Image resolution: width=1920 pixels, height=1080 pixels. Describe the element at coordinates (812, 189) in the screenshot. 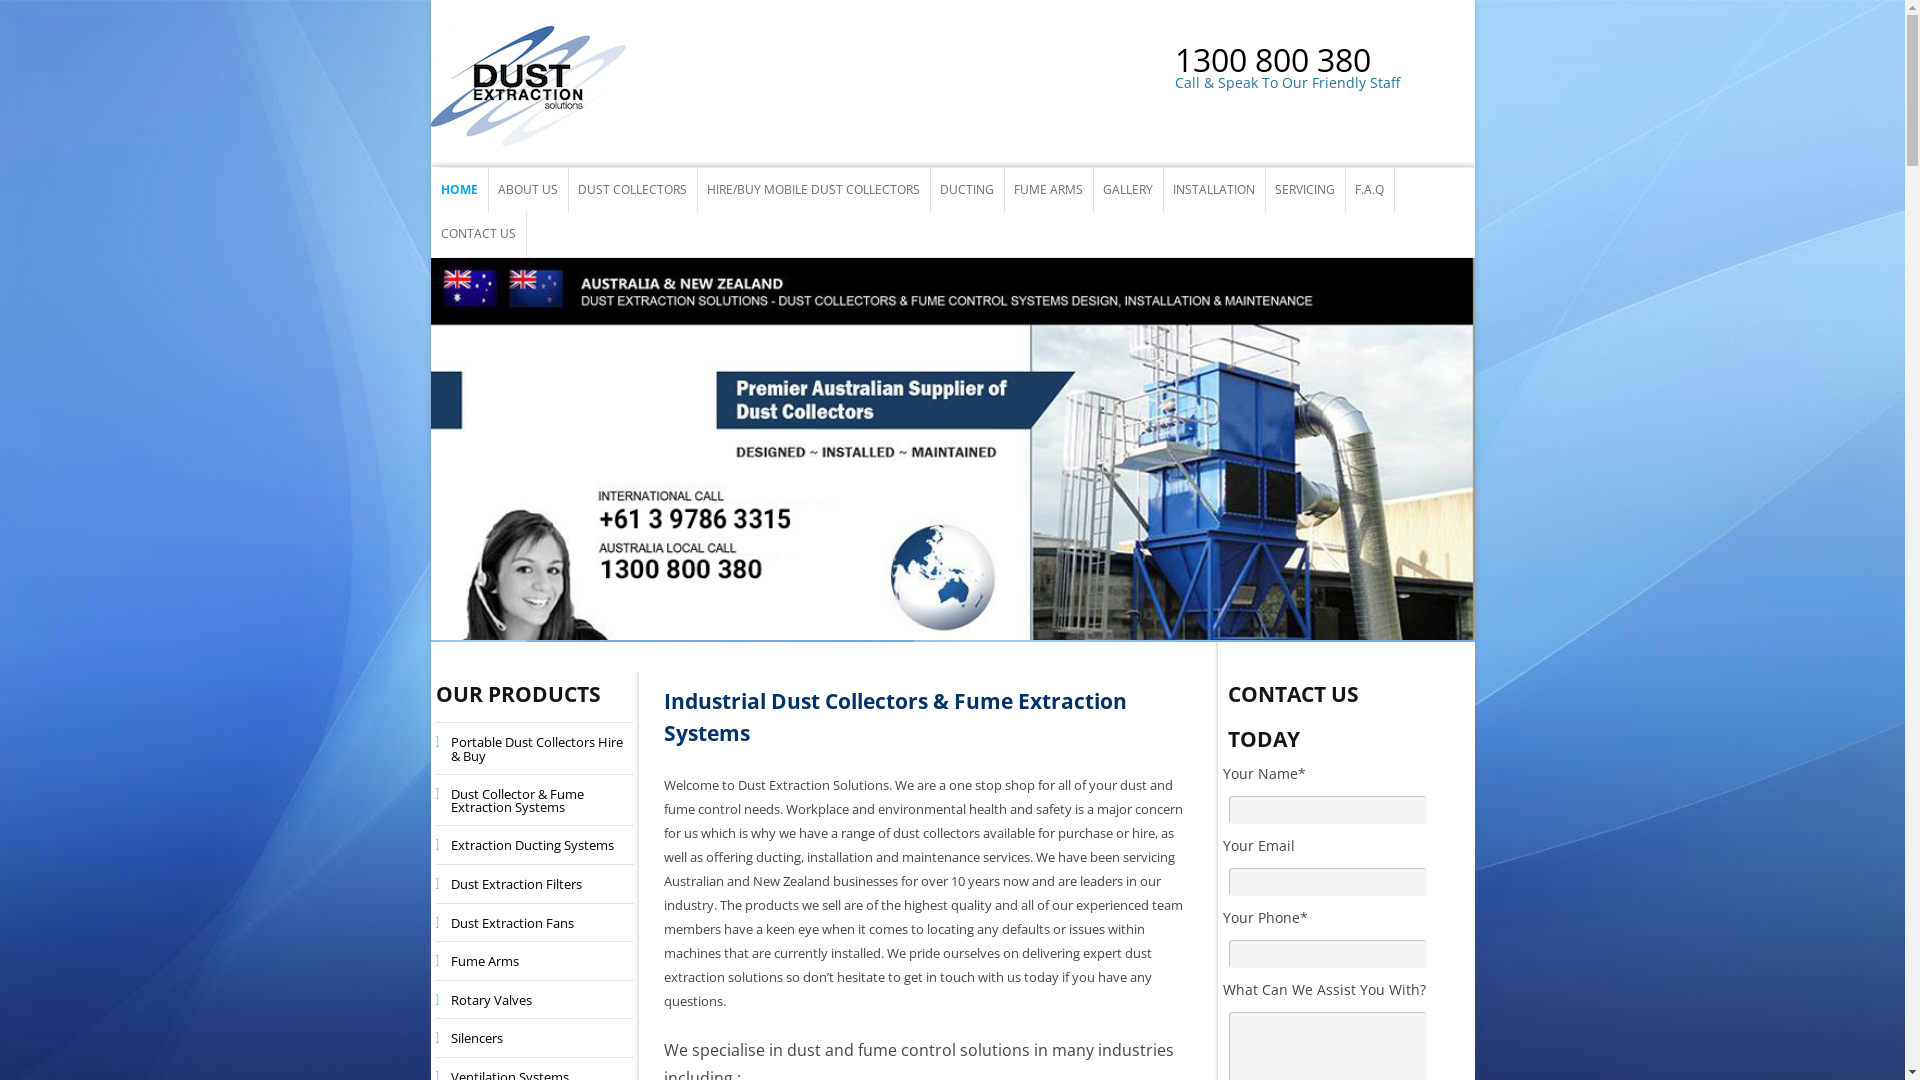

I see `'HIRE/BUY MOBILE DUST COLLECTORS'` at that location.